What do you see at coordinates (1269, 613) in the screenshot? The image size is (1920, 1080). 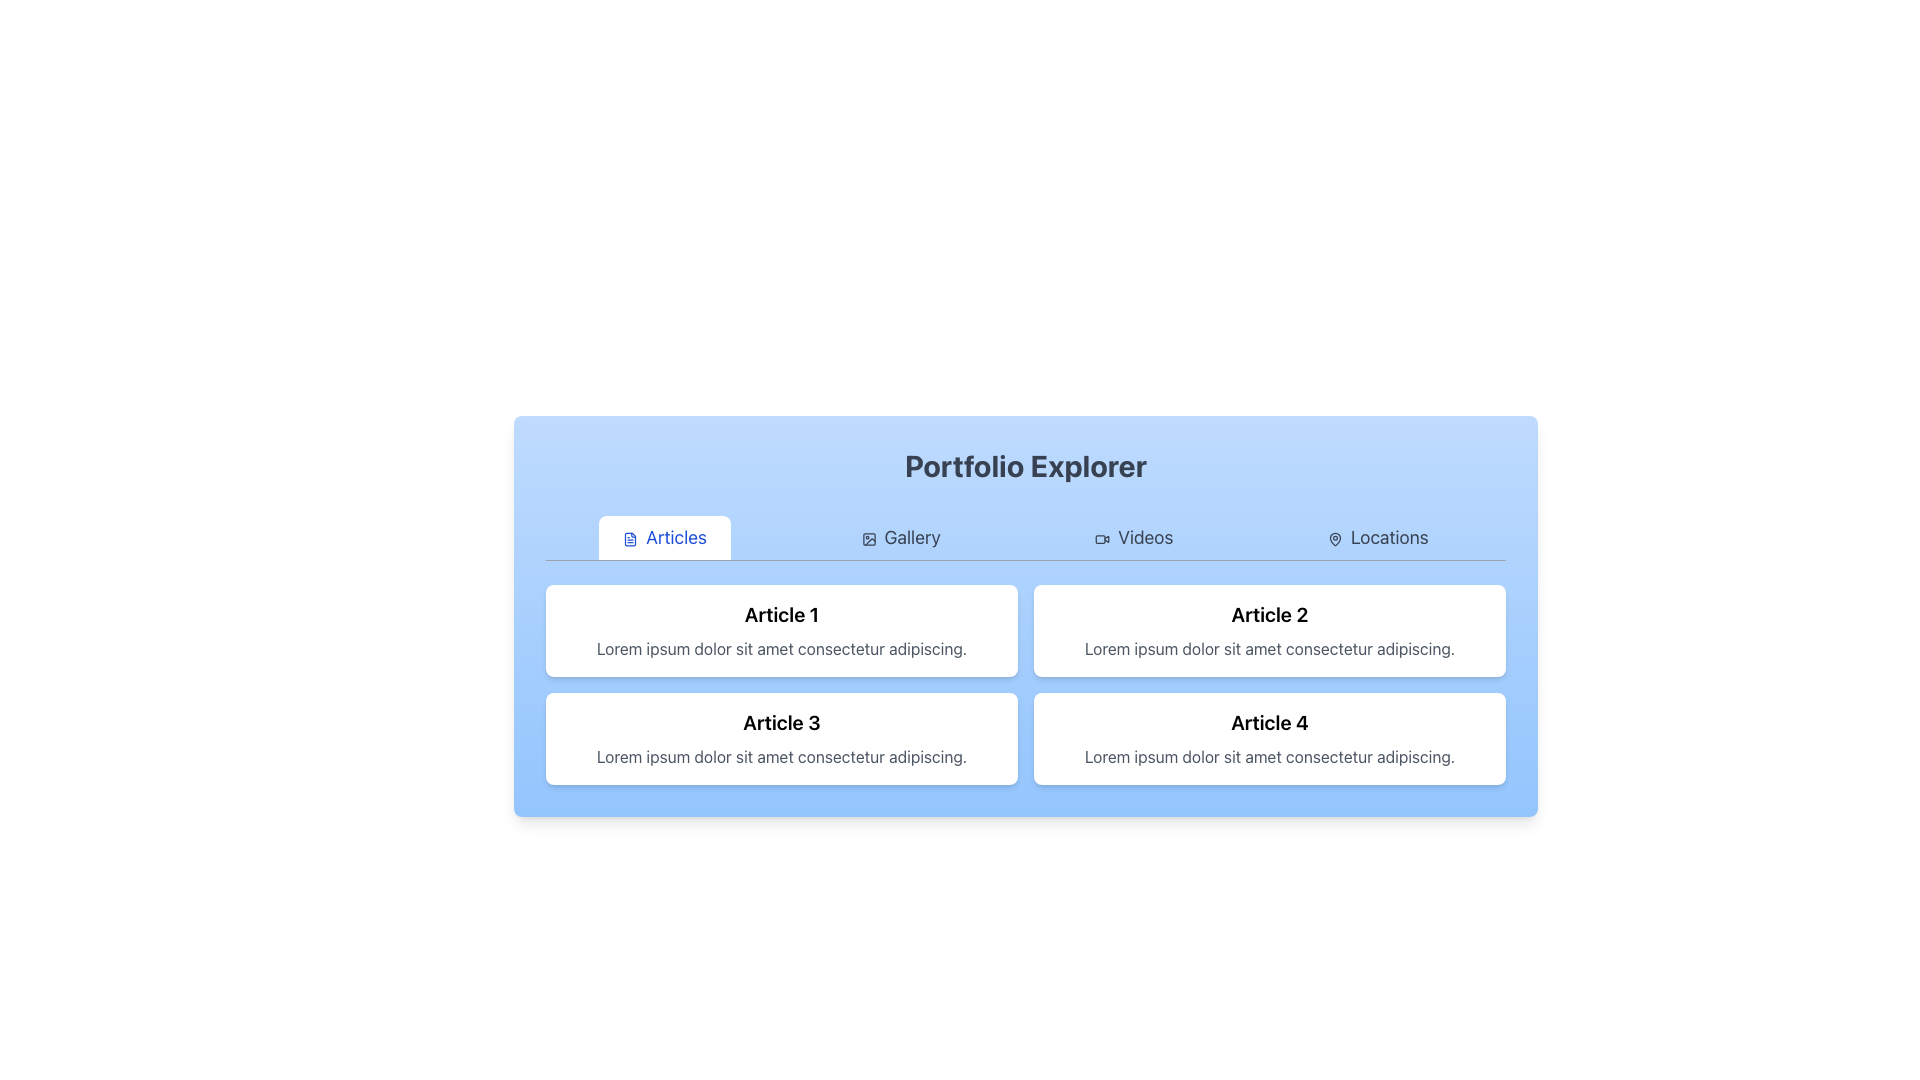 I see `the text label 'Article 2', which is displayed in an extra-large bold font at the top of the second card in the first row of the grid layout under the 'Articles' tab` at bounding box center [1269, 613].